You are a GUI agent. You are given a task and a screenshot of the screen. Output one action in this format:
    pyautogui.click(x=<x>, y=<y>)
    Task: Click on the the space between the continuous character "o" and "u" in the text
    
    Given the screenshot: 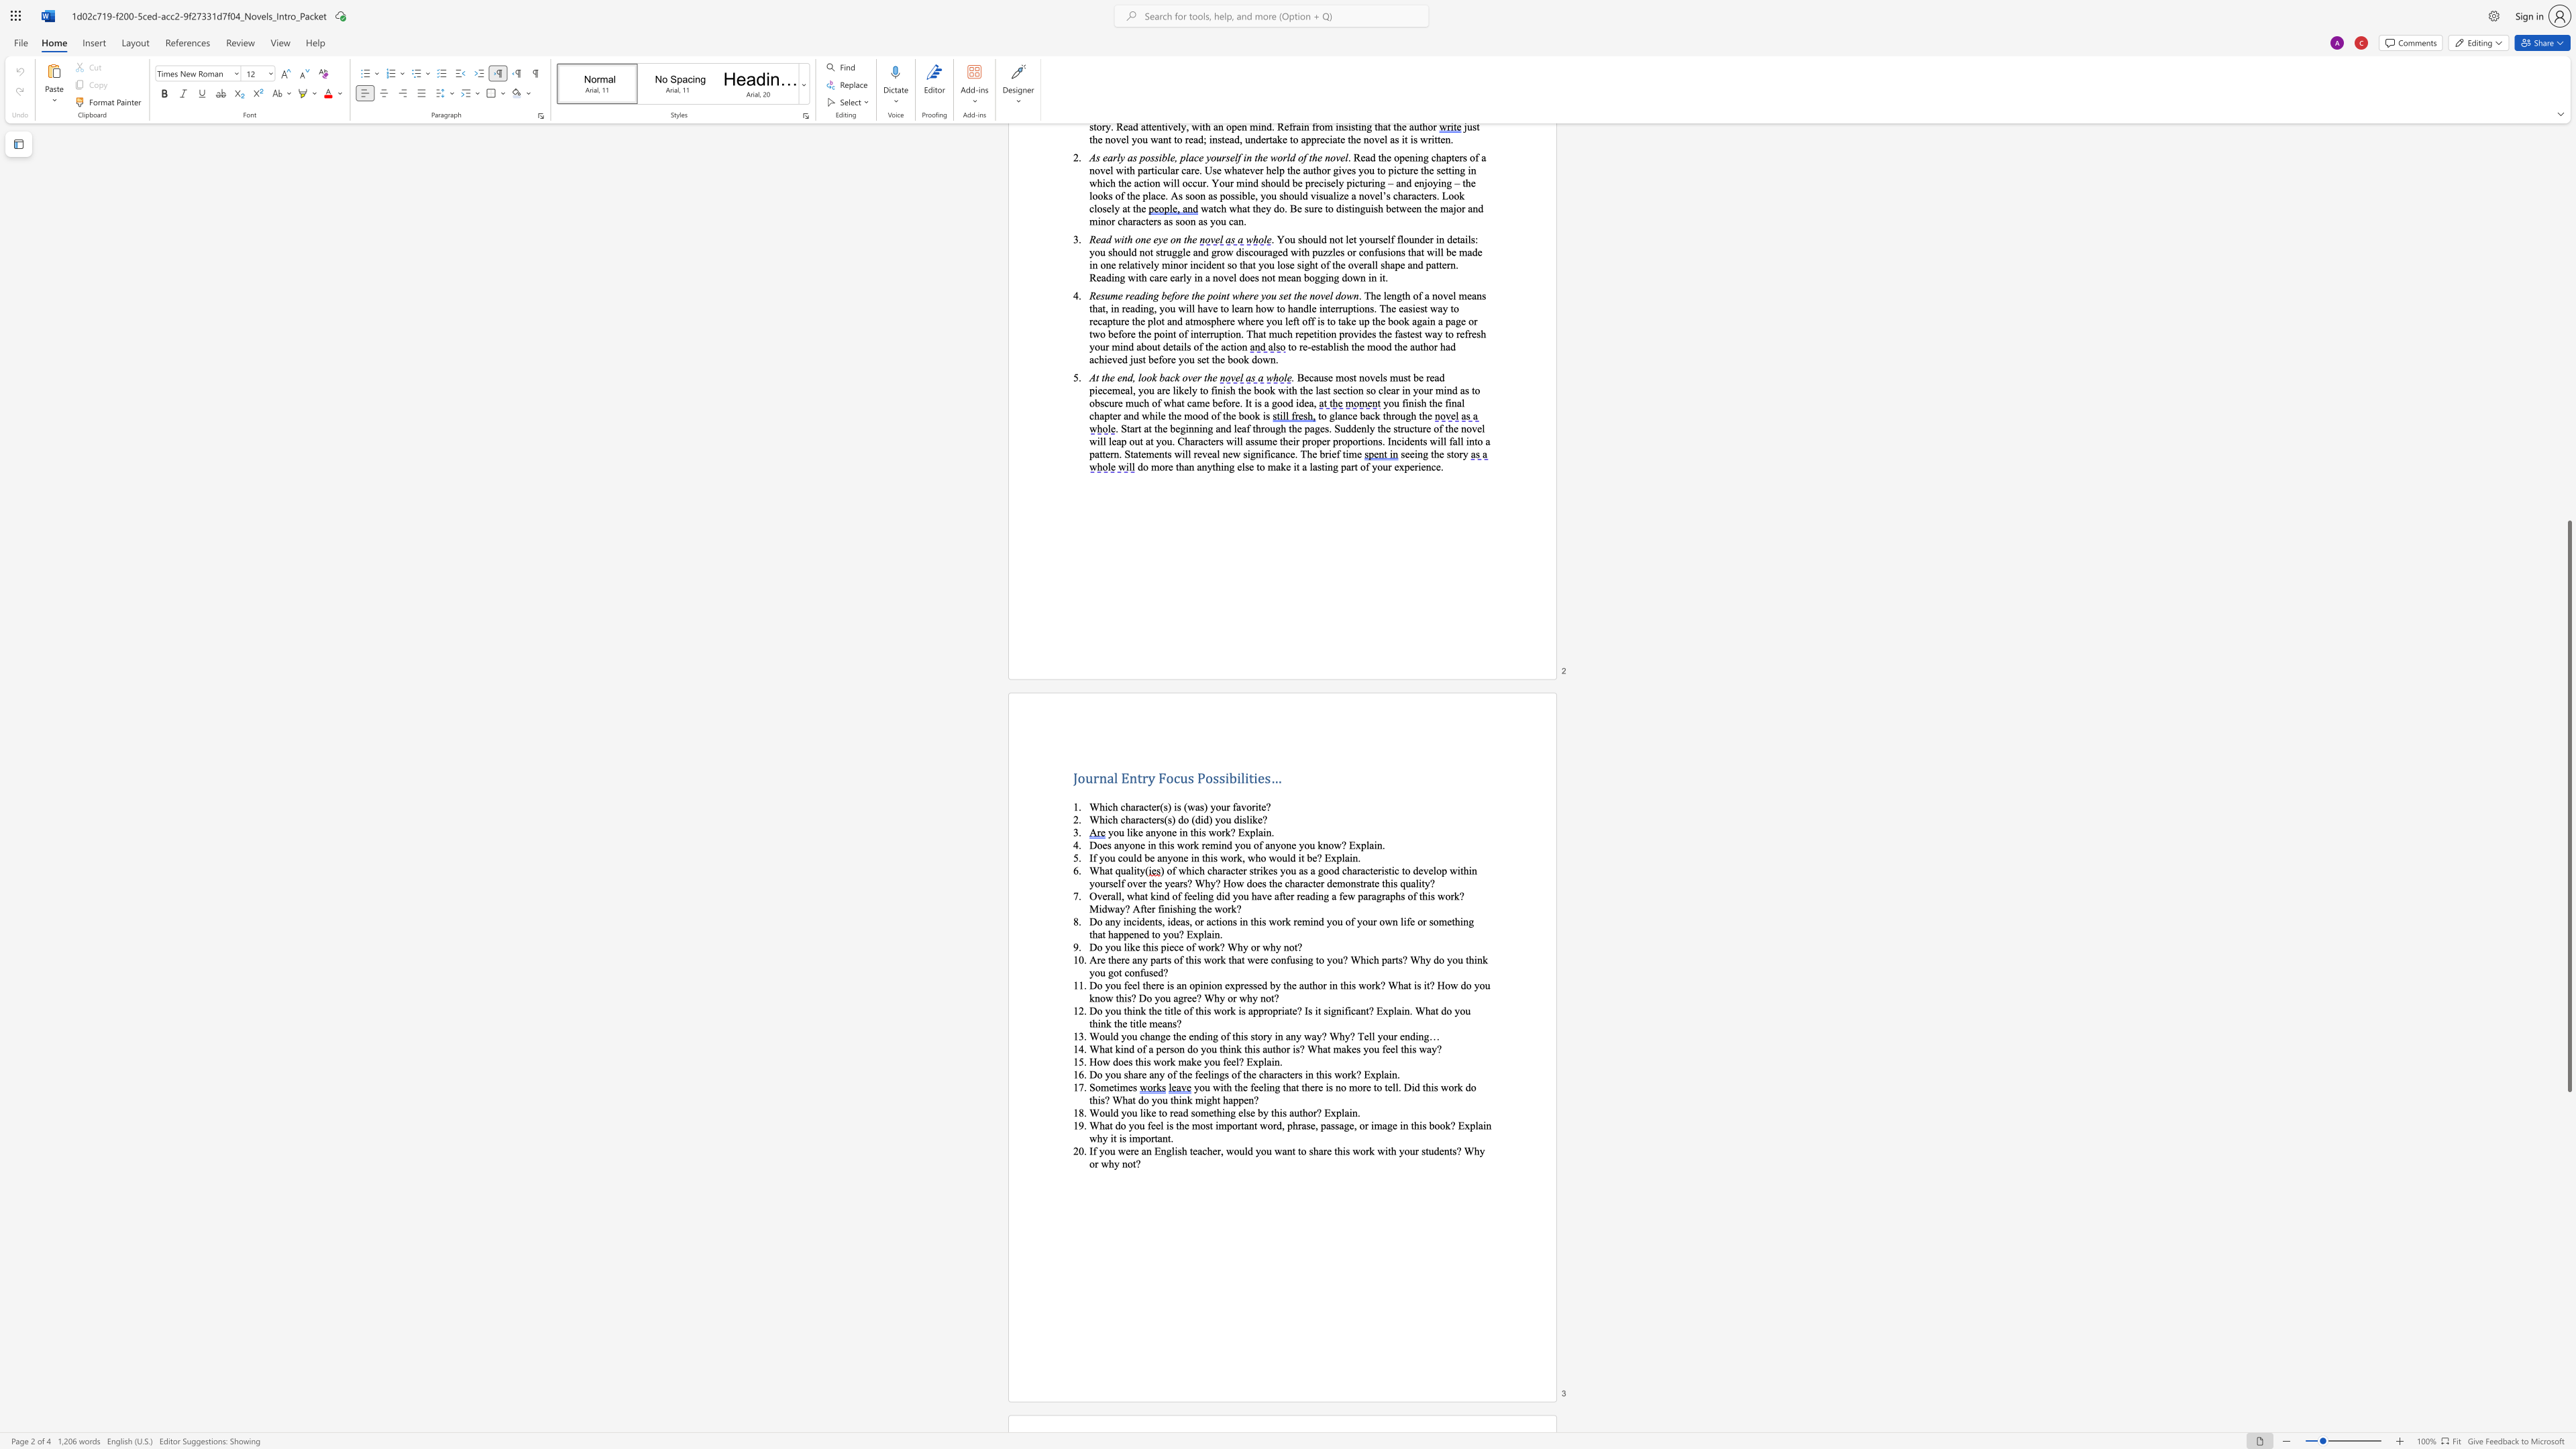 What is the action you would take?
    pyautogui.click(x=1115, y=947)
    